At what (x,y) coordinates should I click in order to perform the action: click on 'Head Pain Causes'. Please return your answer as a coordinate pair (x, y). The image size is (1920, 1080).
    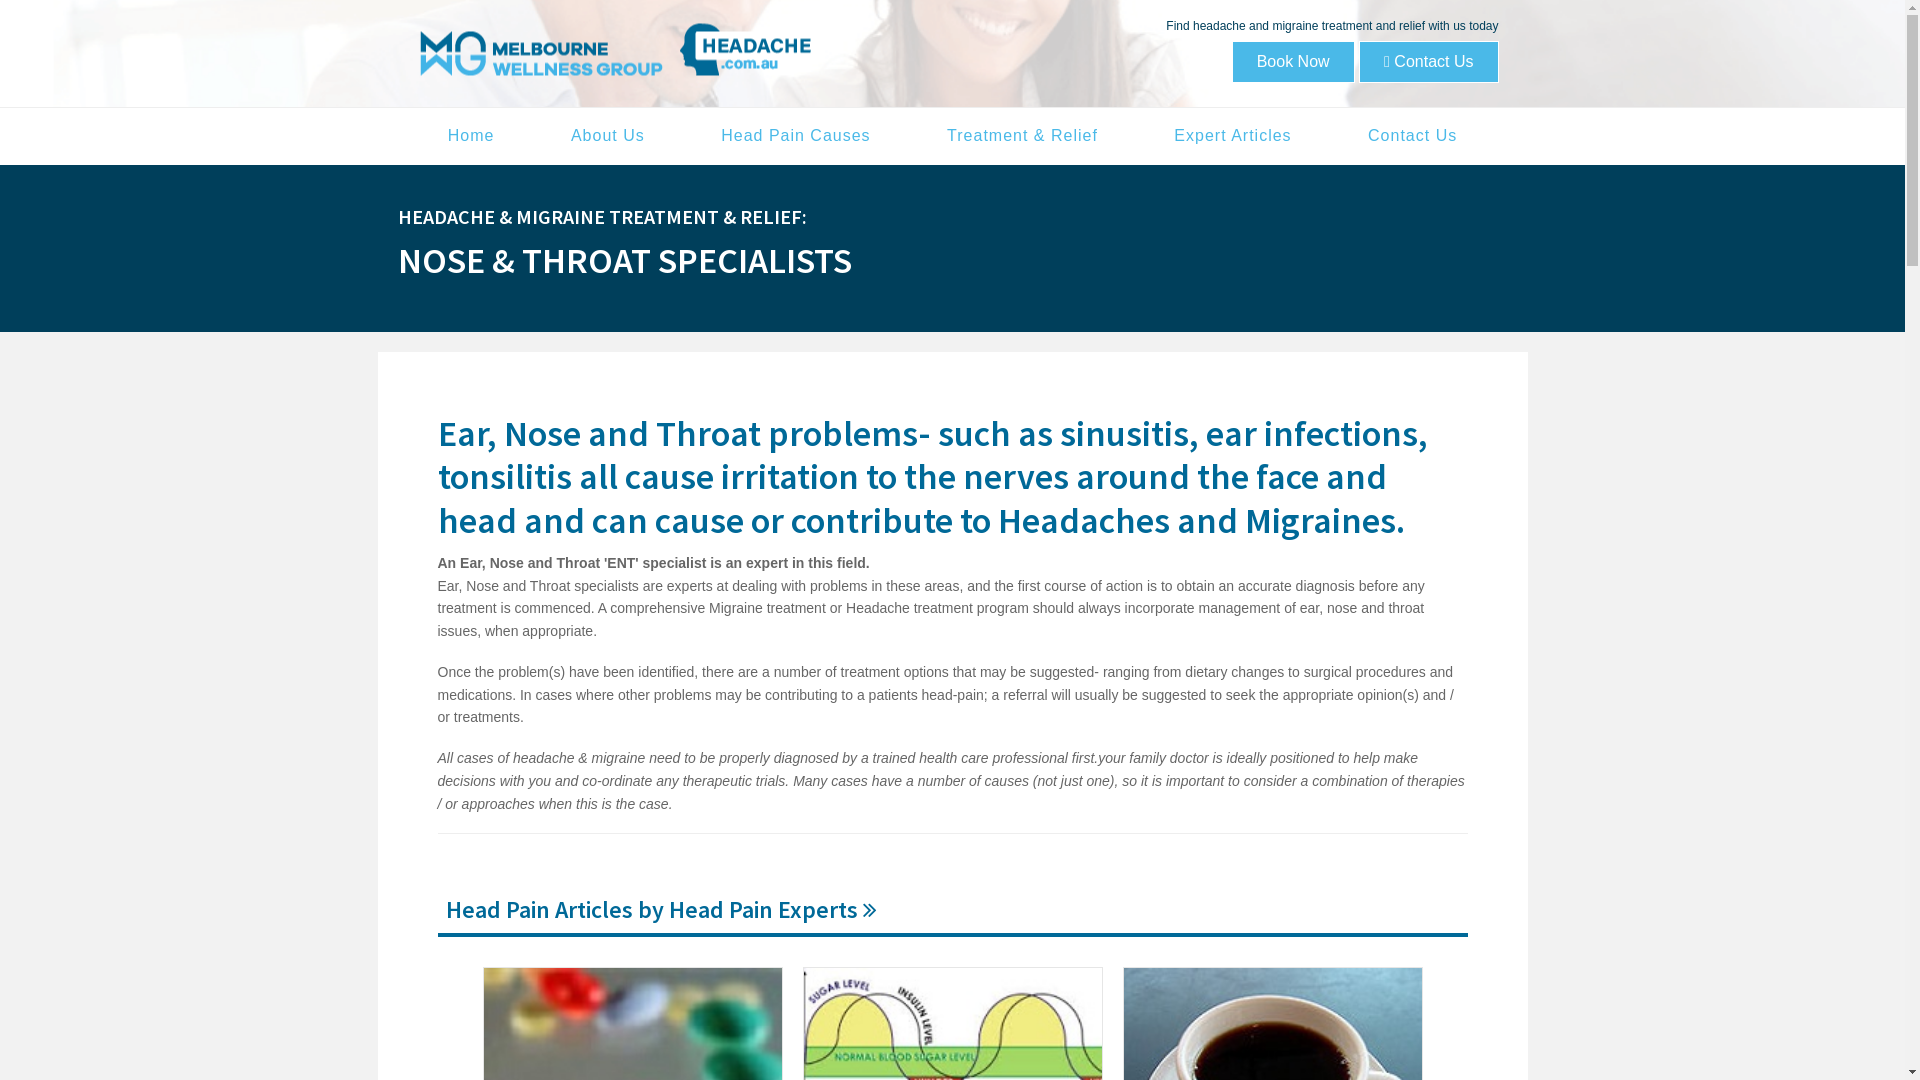
    Looking at the image, I should click on (794, 135).